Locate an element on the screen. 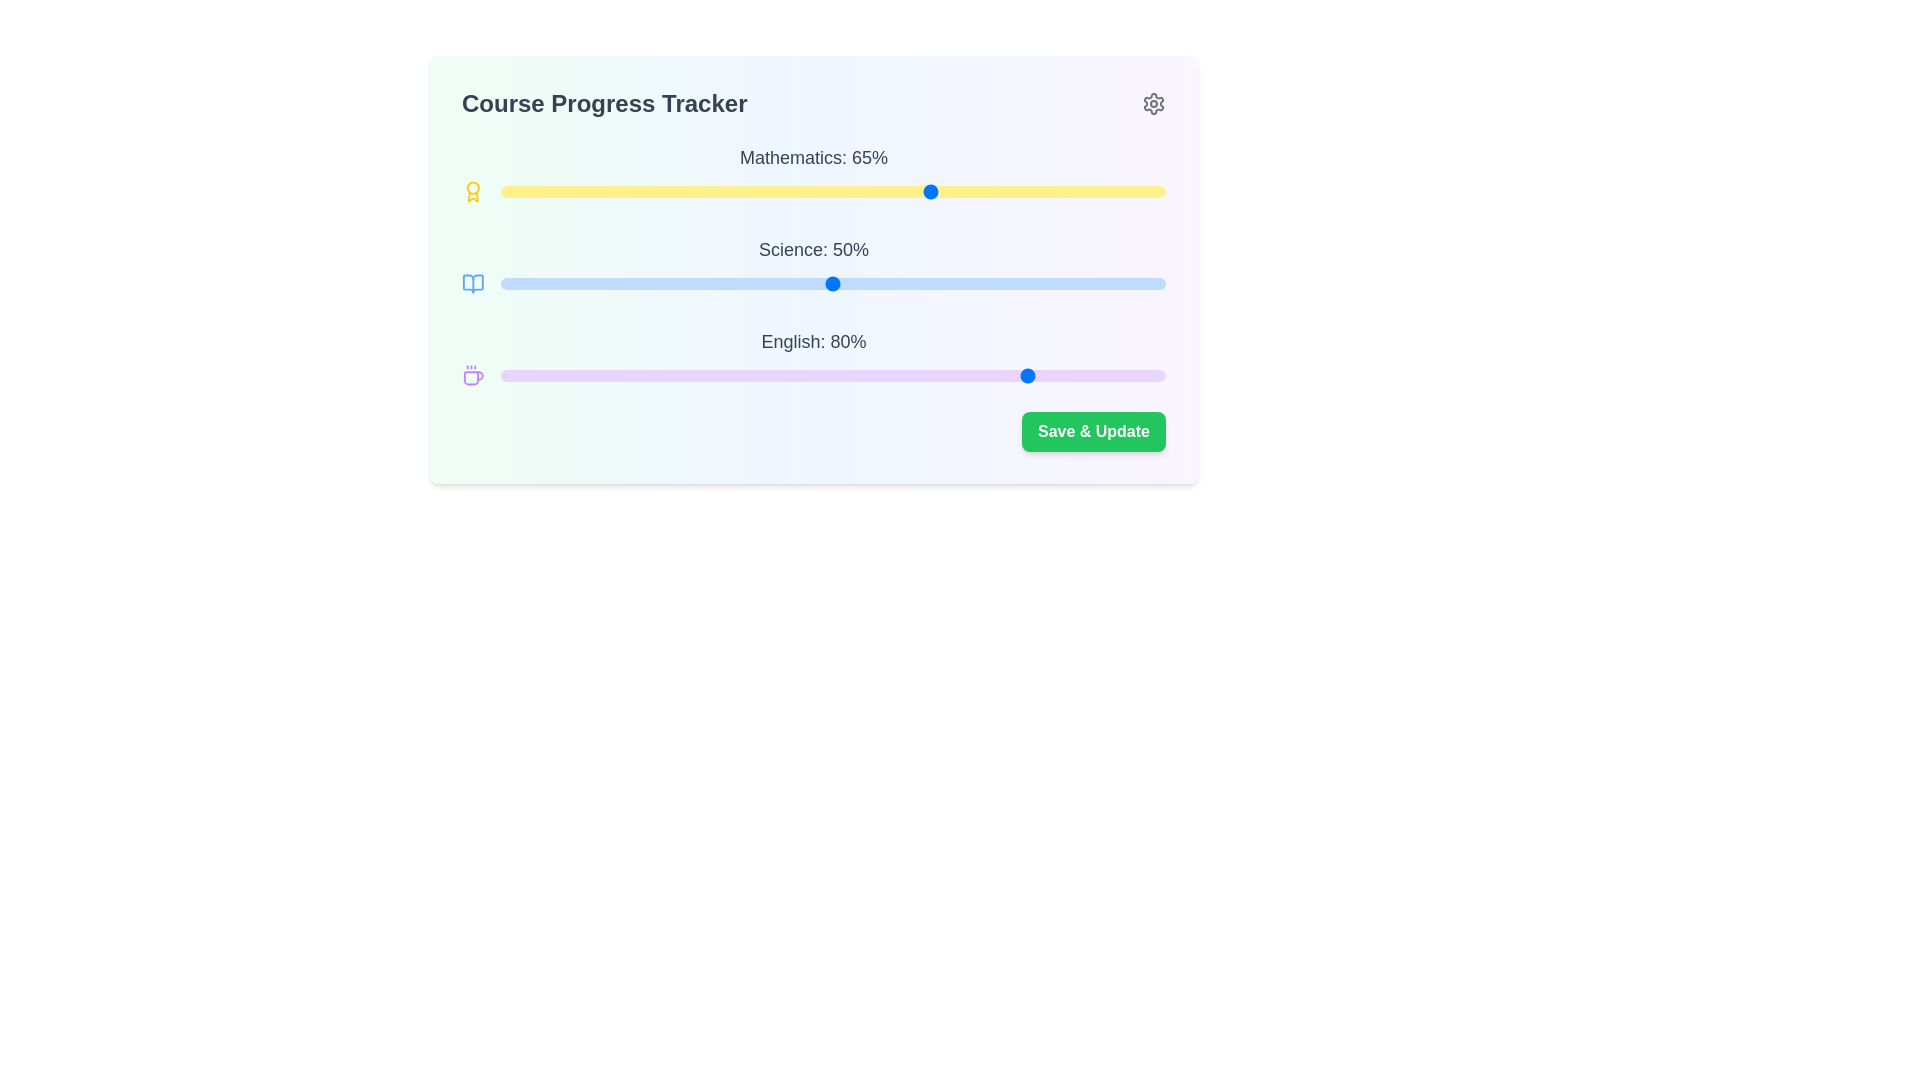  the English progress is located at coordinates (986, 375).